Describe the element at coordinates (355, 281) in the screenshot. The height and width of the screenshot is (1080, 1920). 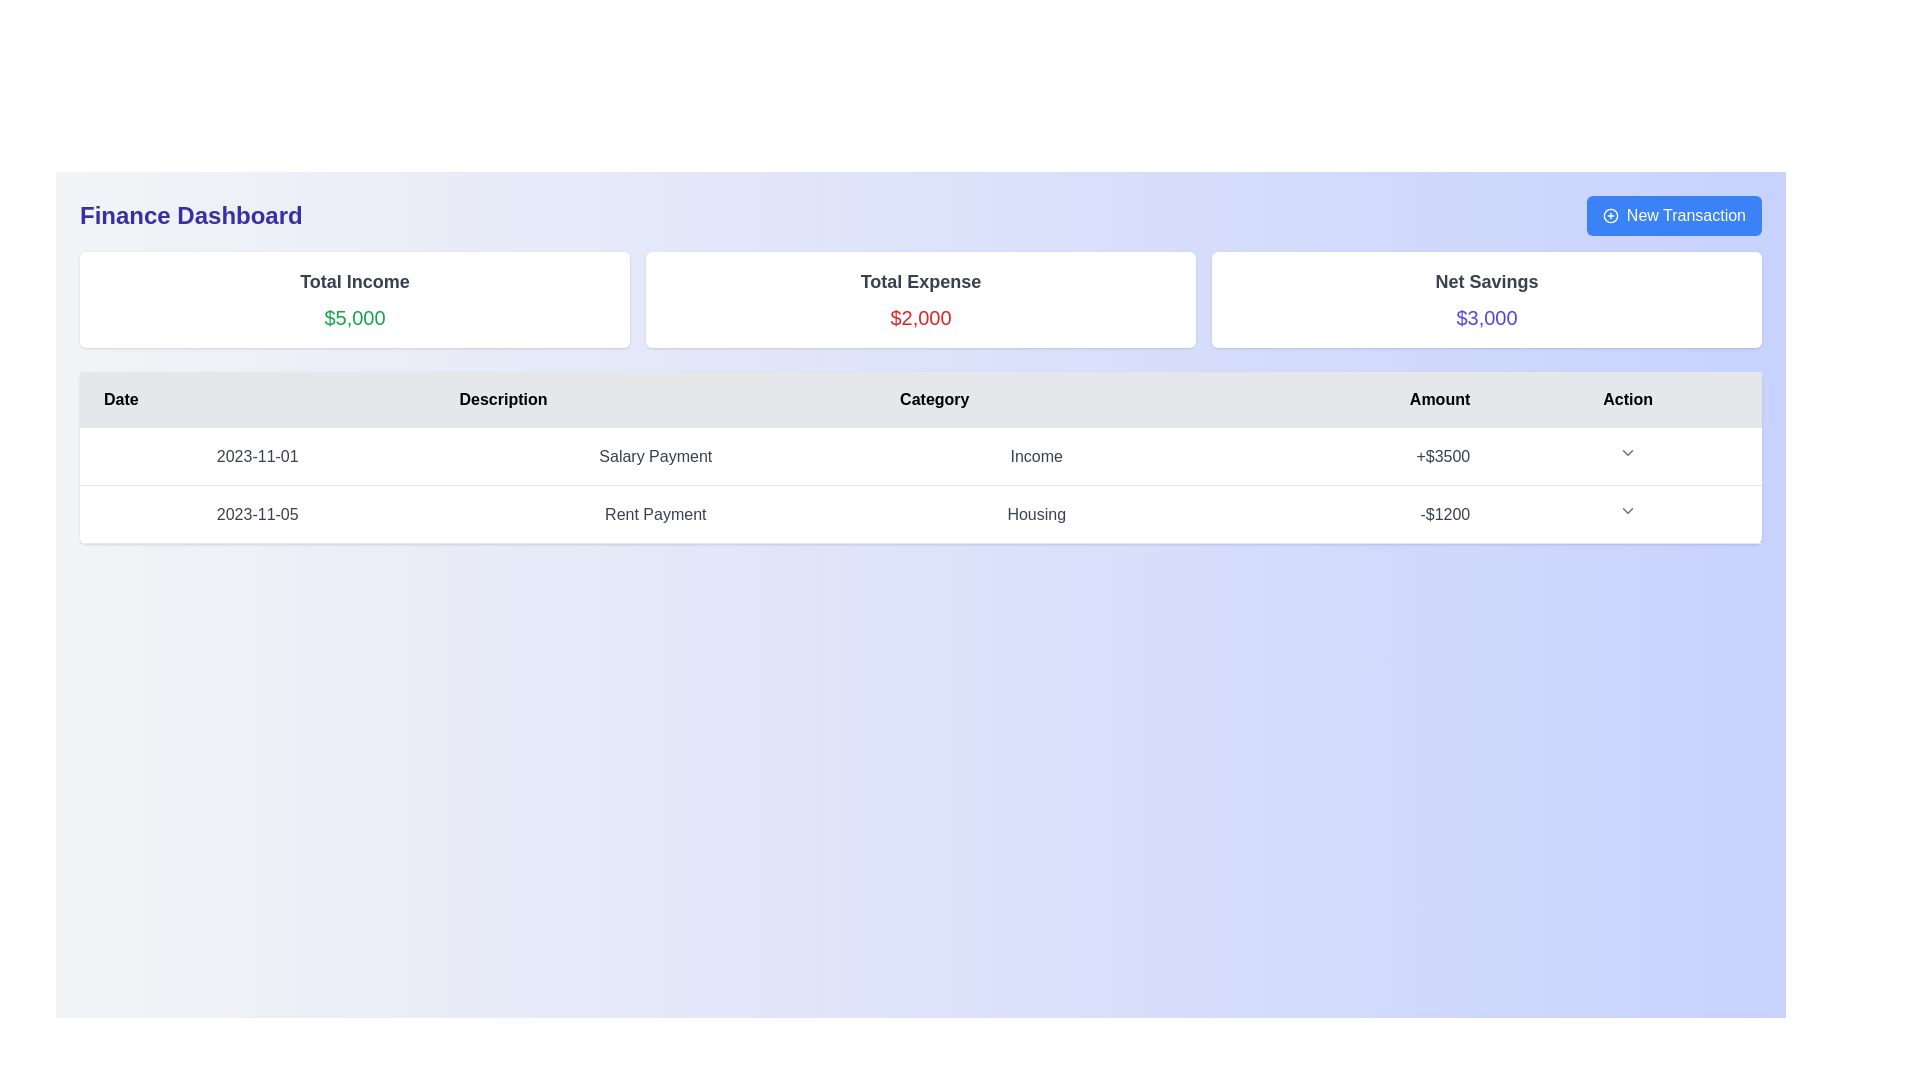
I see `the 'Total Income' text label located in the top-left section of the white card containing financial information, which is directly above the '$5,000' green text` at that location.